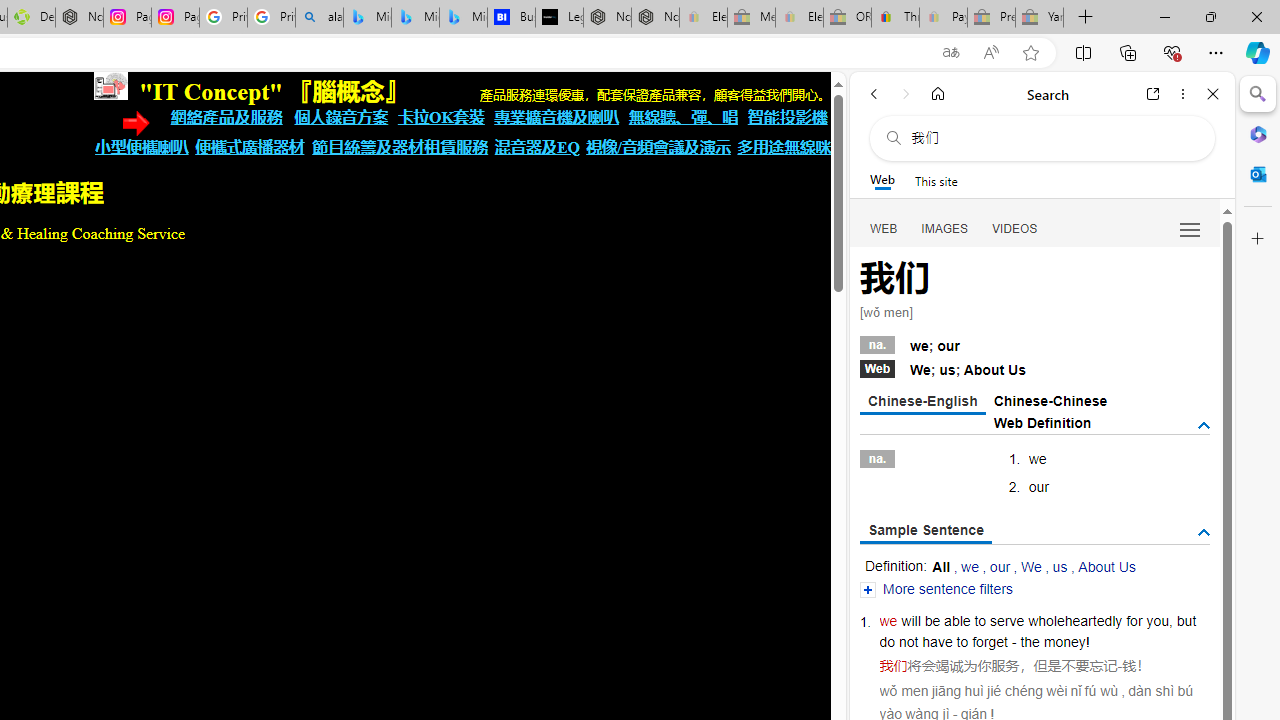 This screenshot has height=720, width=1280. I want to click on 'but', so click(1186, 620).